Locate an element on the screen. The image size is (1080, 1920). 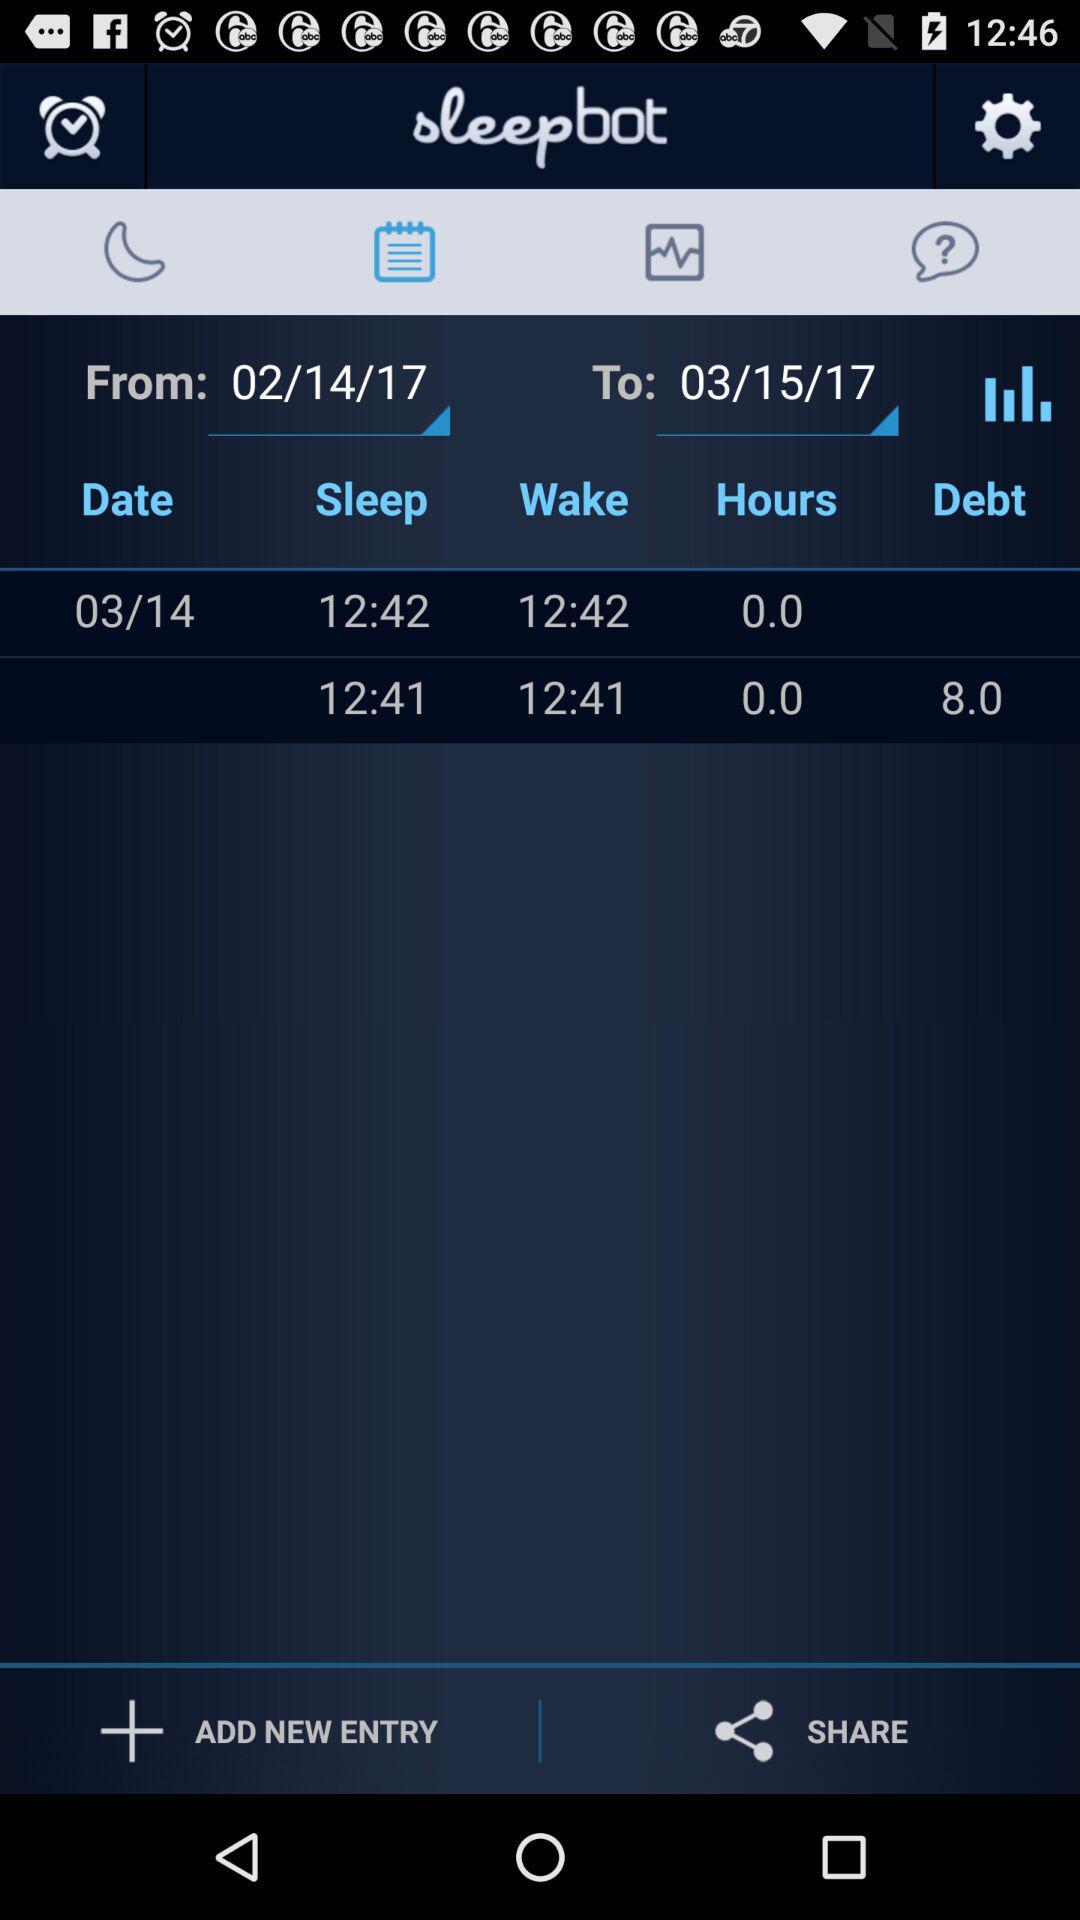
item next to the   icon is located at coordinates (172, 700).